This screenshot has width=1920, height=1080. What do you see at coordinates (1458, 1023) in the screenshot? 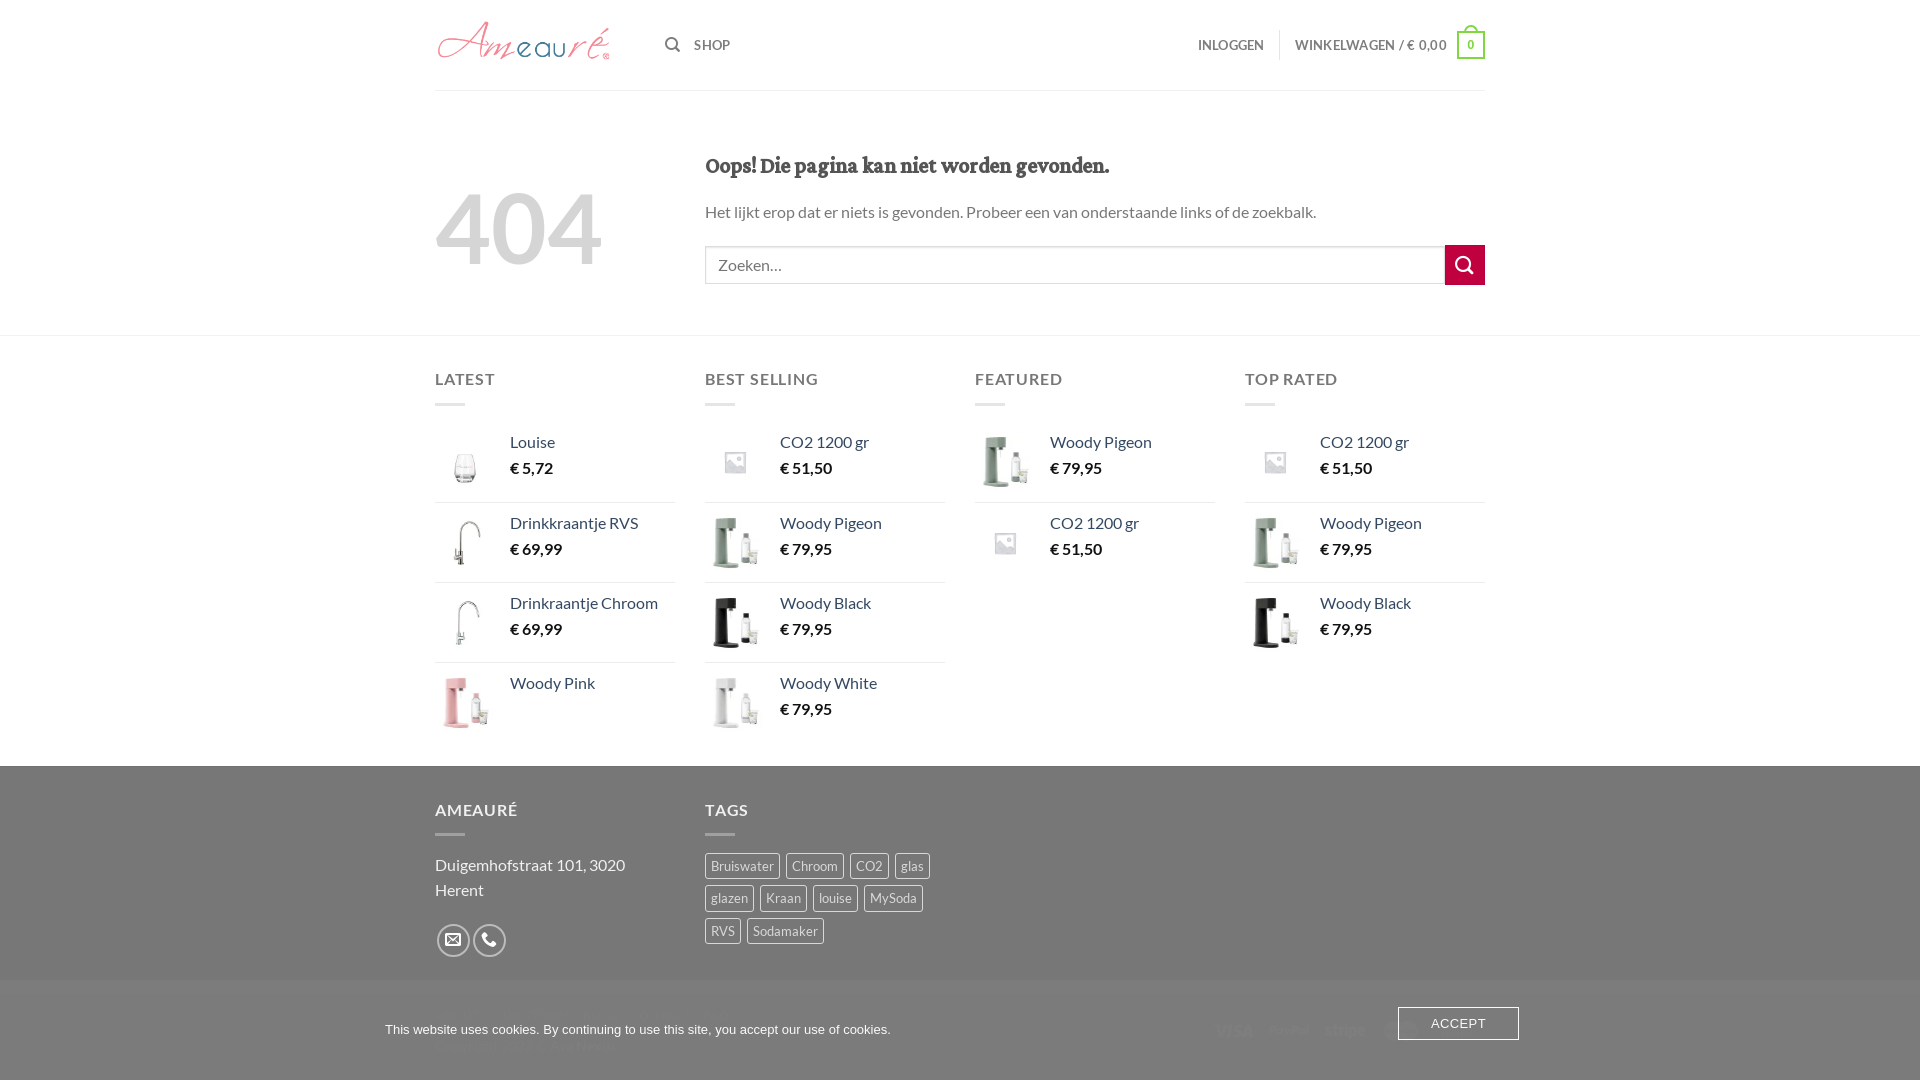
I see `'ACCEPT'` at bounding box center [1458, 1023].